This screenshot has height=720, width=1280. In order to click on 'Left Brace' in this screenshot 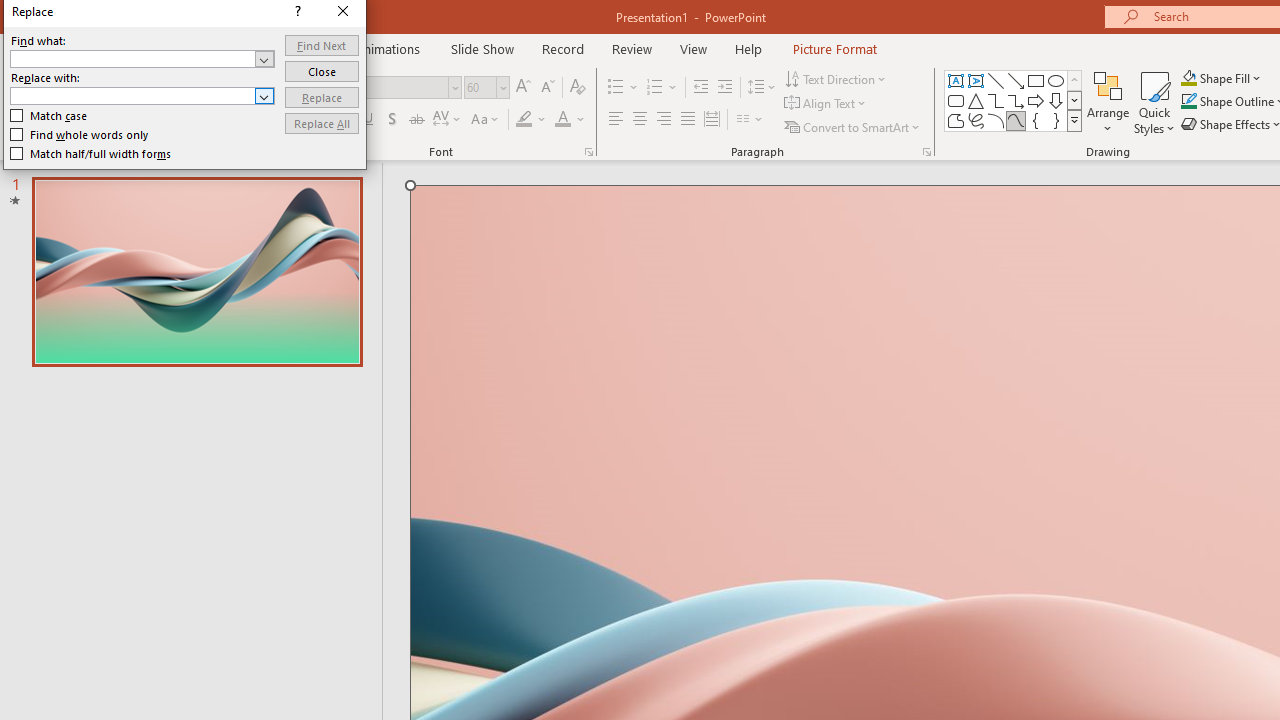, I will do `click(1036, 120)`.